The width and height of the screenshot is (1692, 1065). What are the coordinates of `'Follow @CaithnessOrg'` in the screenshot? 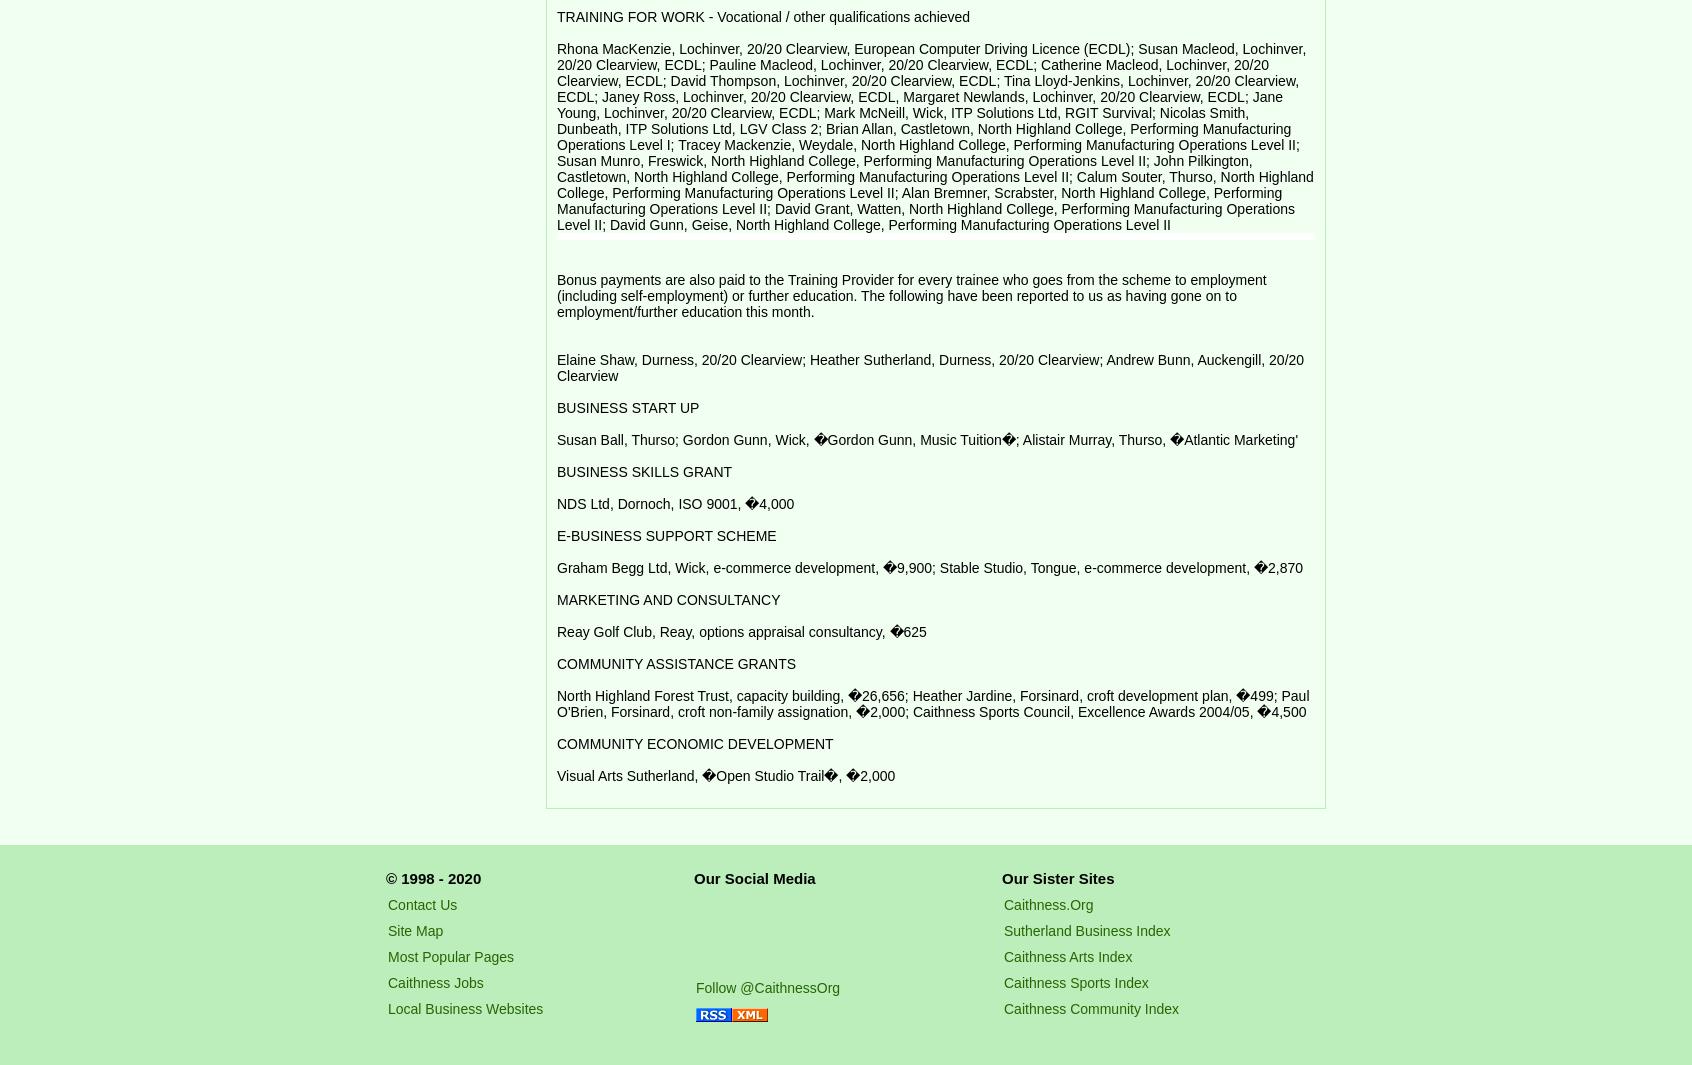 It's located at (766, 987).